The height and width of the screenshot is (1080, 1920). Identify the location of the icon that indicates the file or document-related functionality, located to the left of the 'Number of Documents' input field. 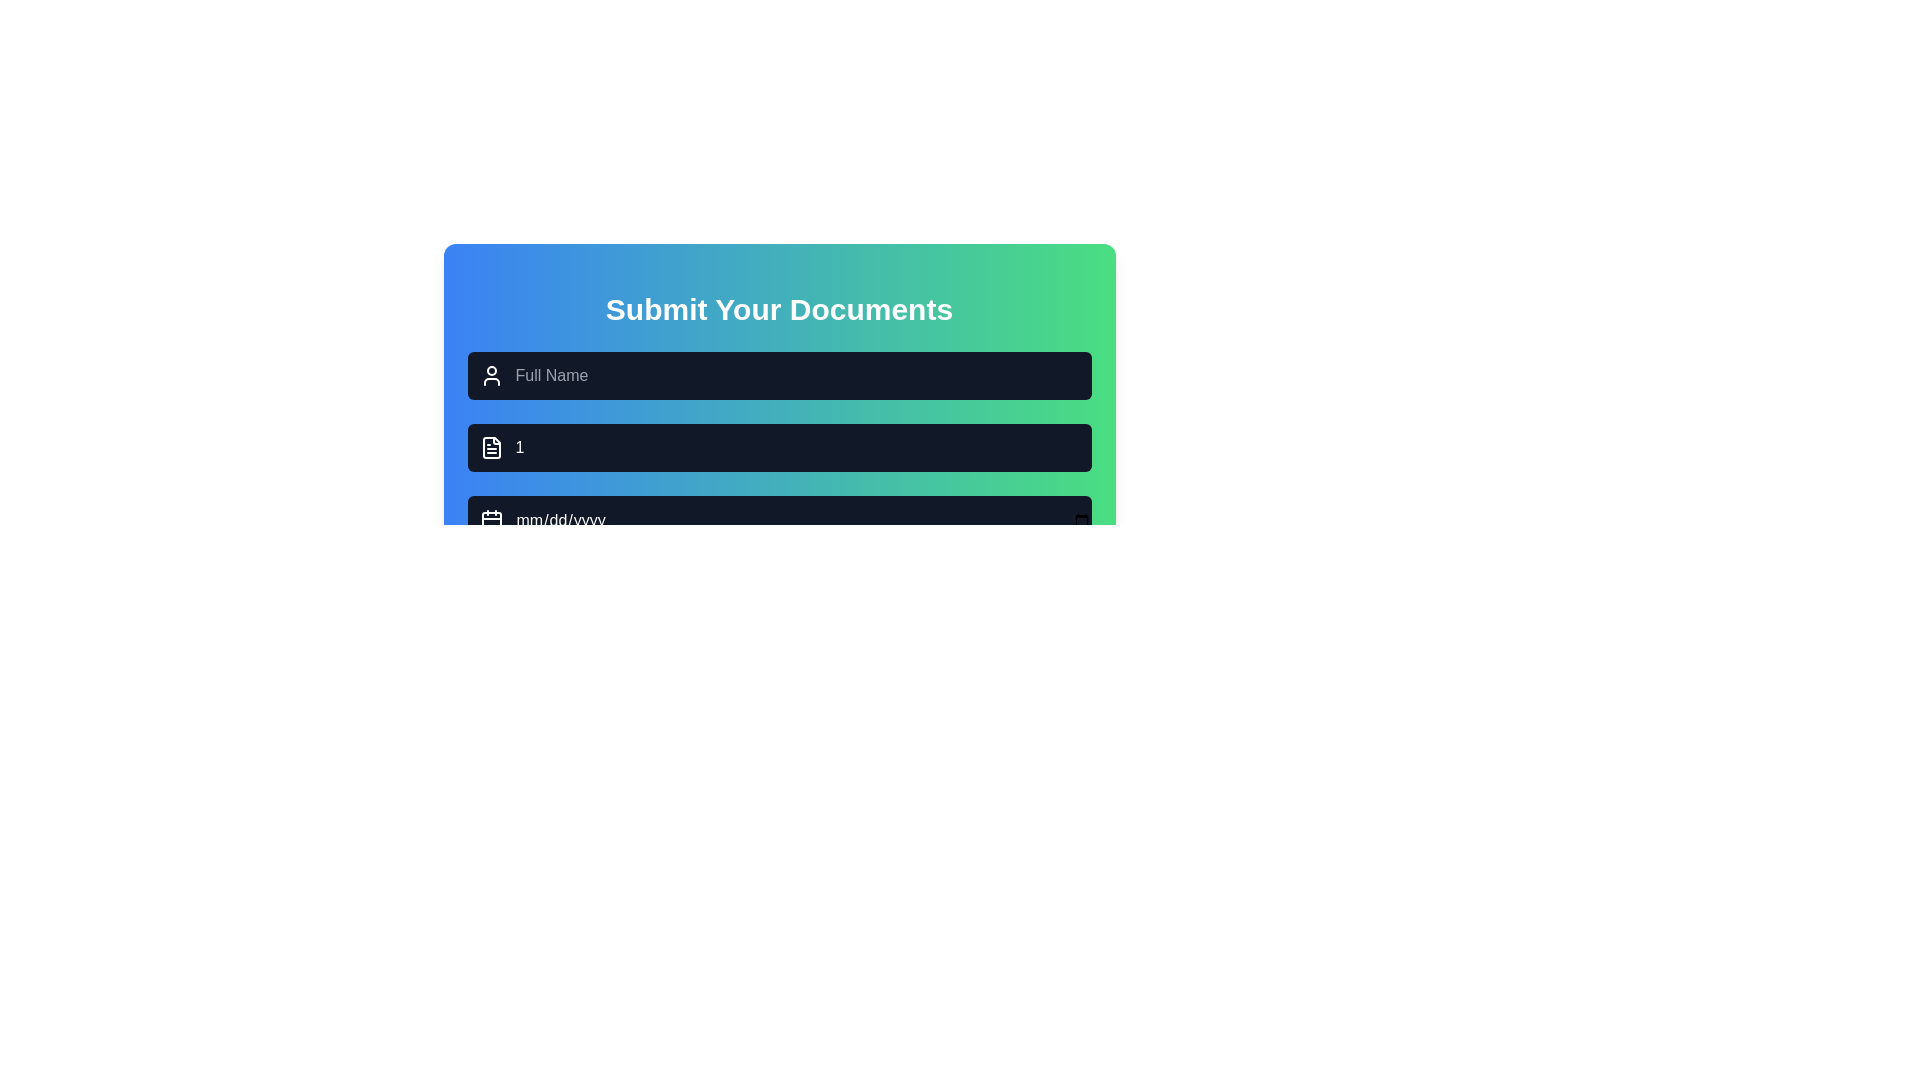
(491, 446).